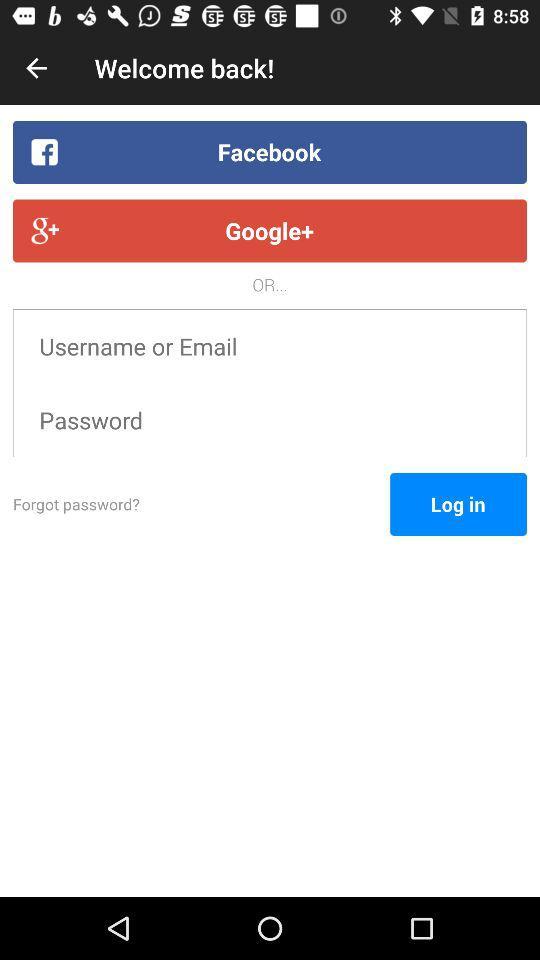 The image size is (540, 960). I want to click on item above the or... item, so click(270, 230).